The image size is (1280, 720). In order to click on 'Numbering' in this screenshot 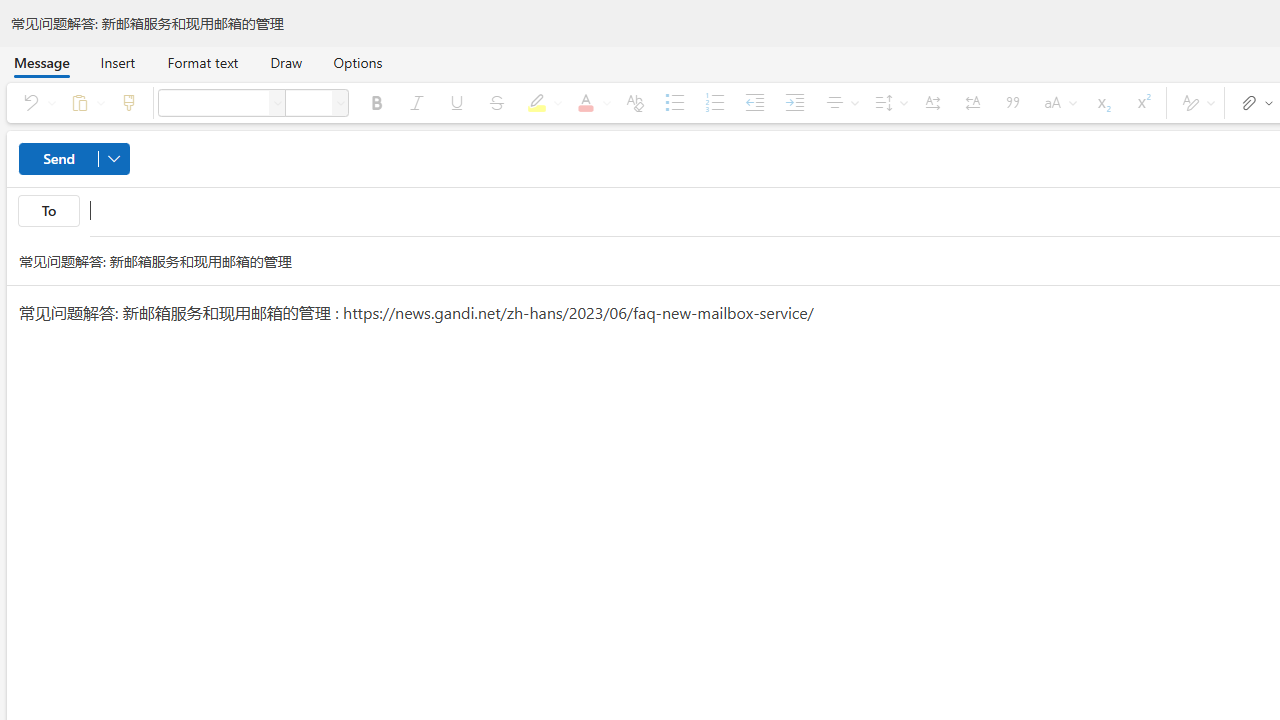, I will do `click(714, 102)`.